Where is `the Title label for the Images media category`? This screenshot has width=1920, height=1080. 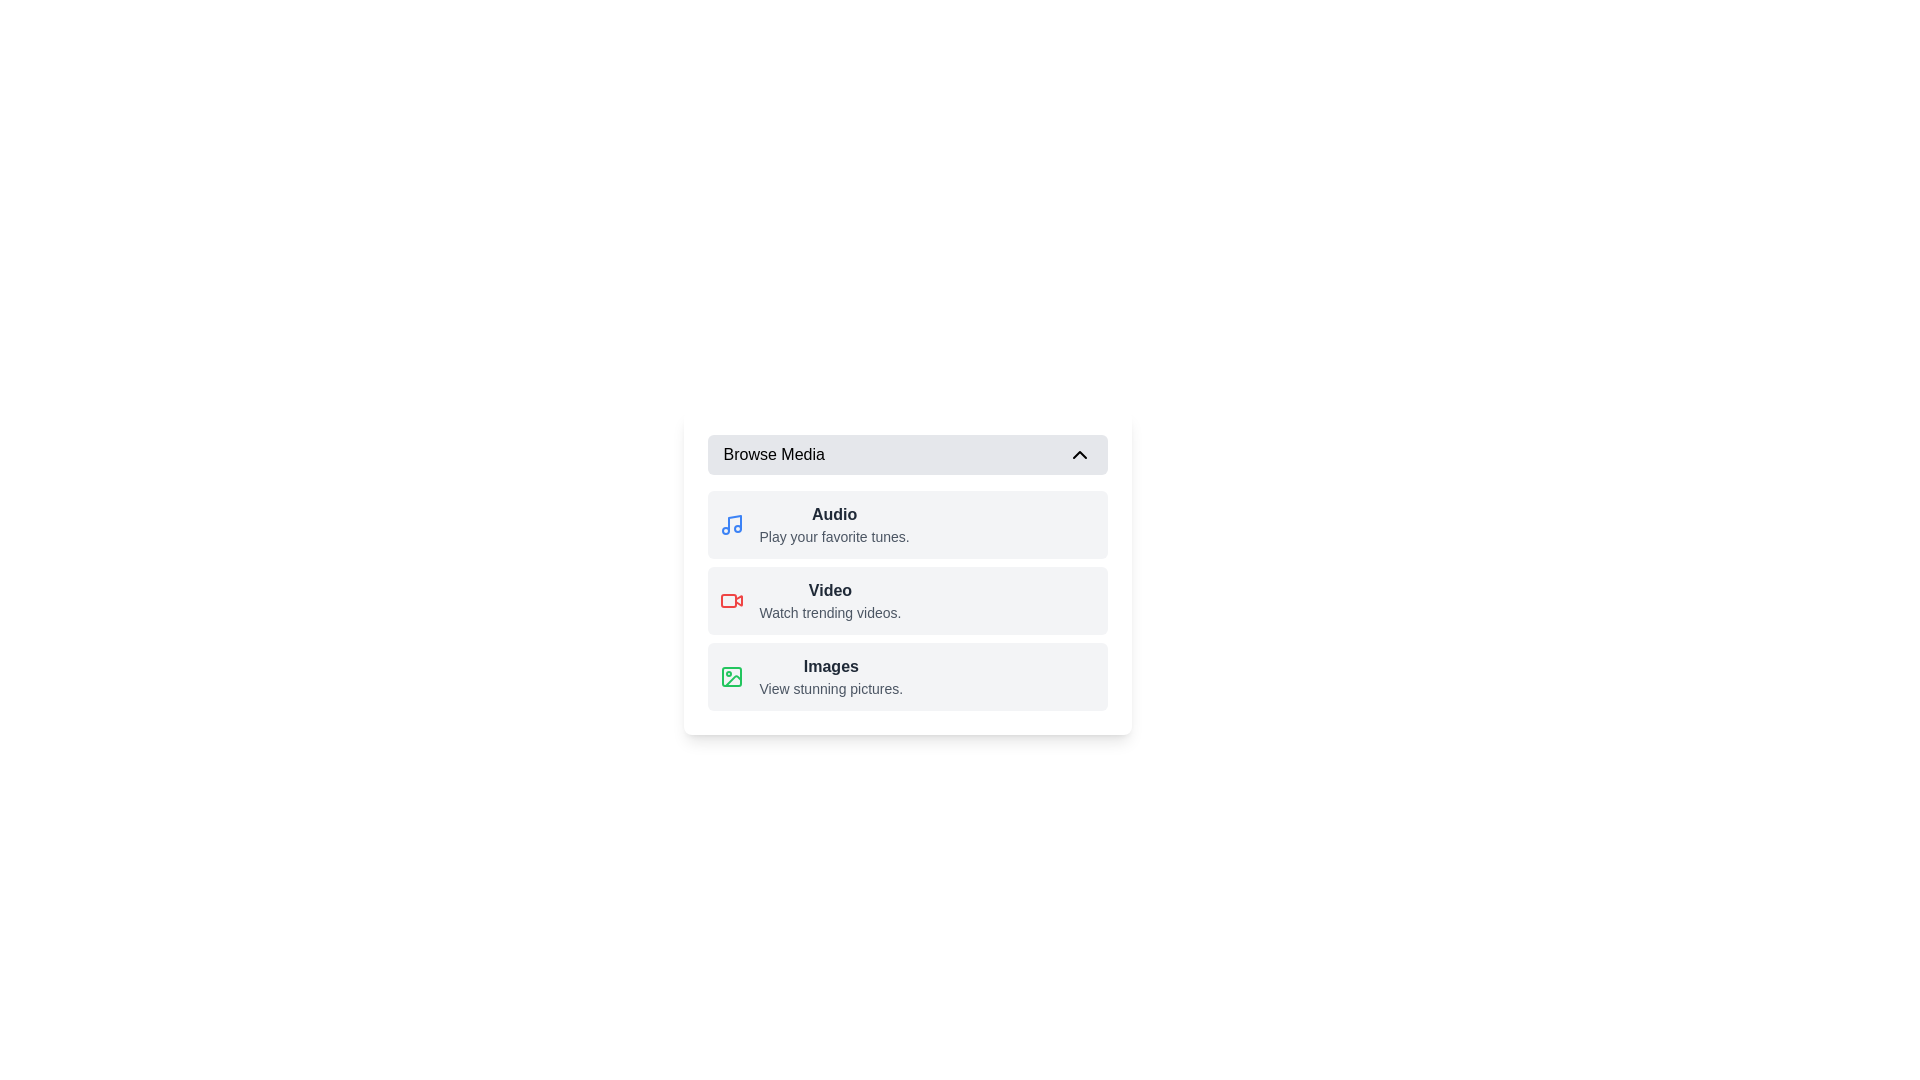
the Title label for the Images media category is located at coordinates (831, 667).